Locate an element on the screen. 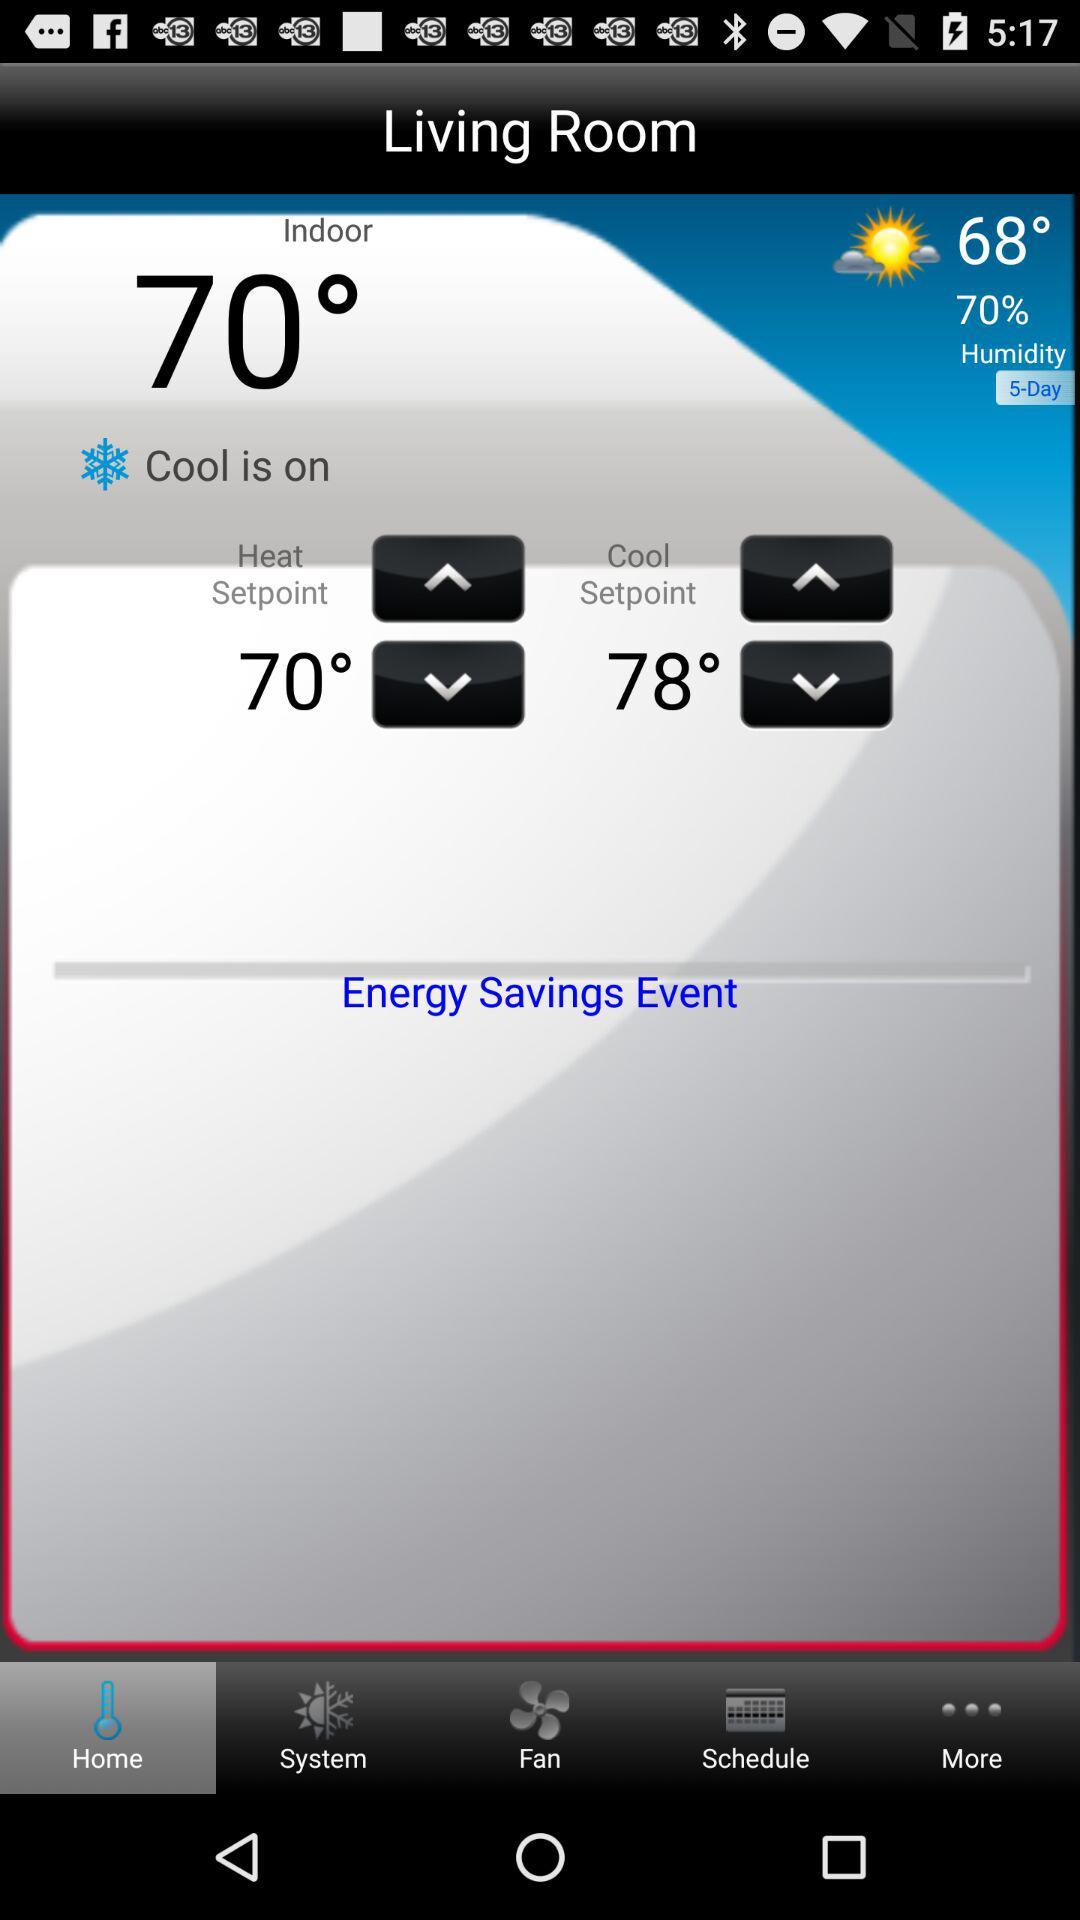  icon before cool text below 70 is located at coordinates (104, 463).